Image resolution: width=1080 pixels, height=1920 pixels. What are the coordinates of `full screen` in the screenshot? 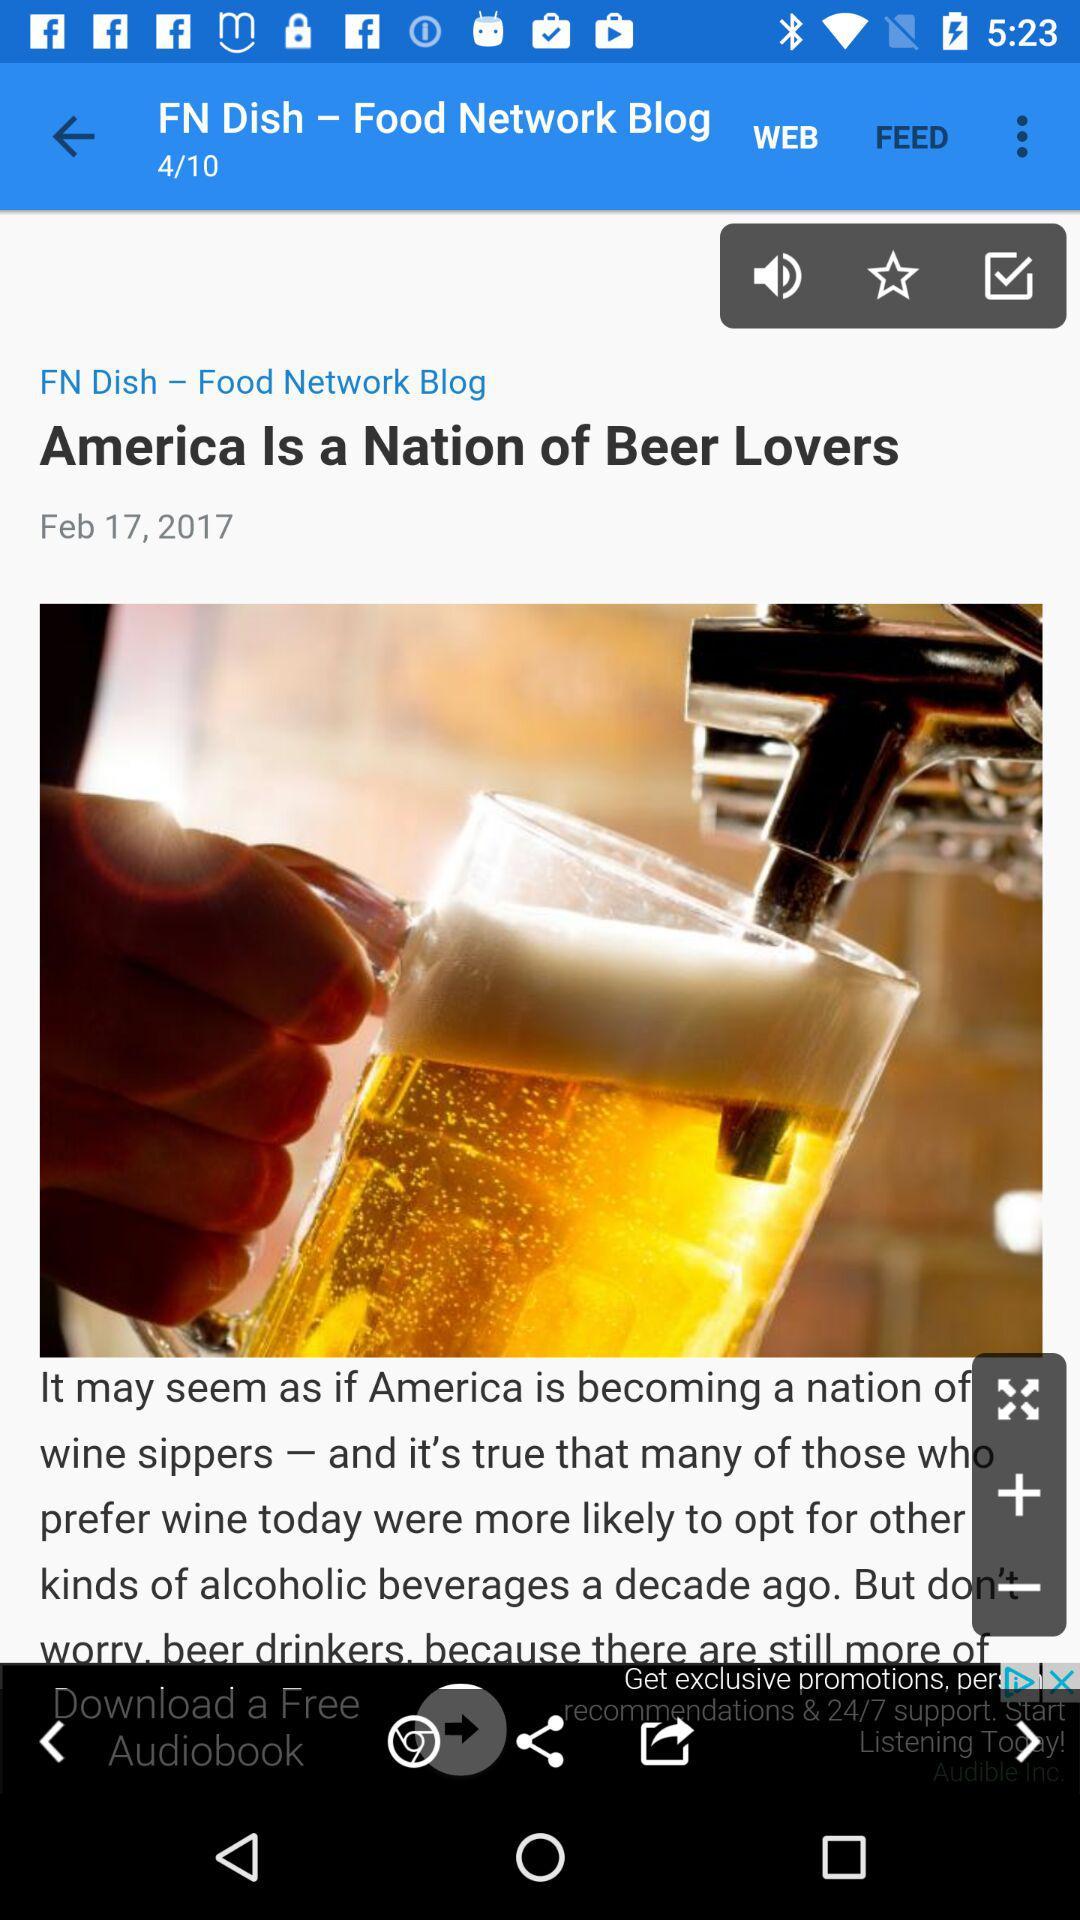 It's located at (1019, 1399).